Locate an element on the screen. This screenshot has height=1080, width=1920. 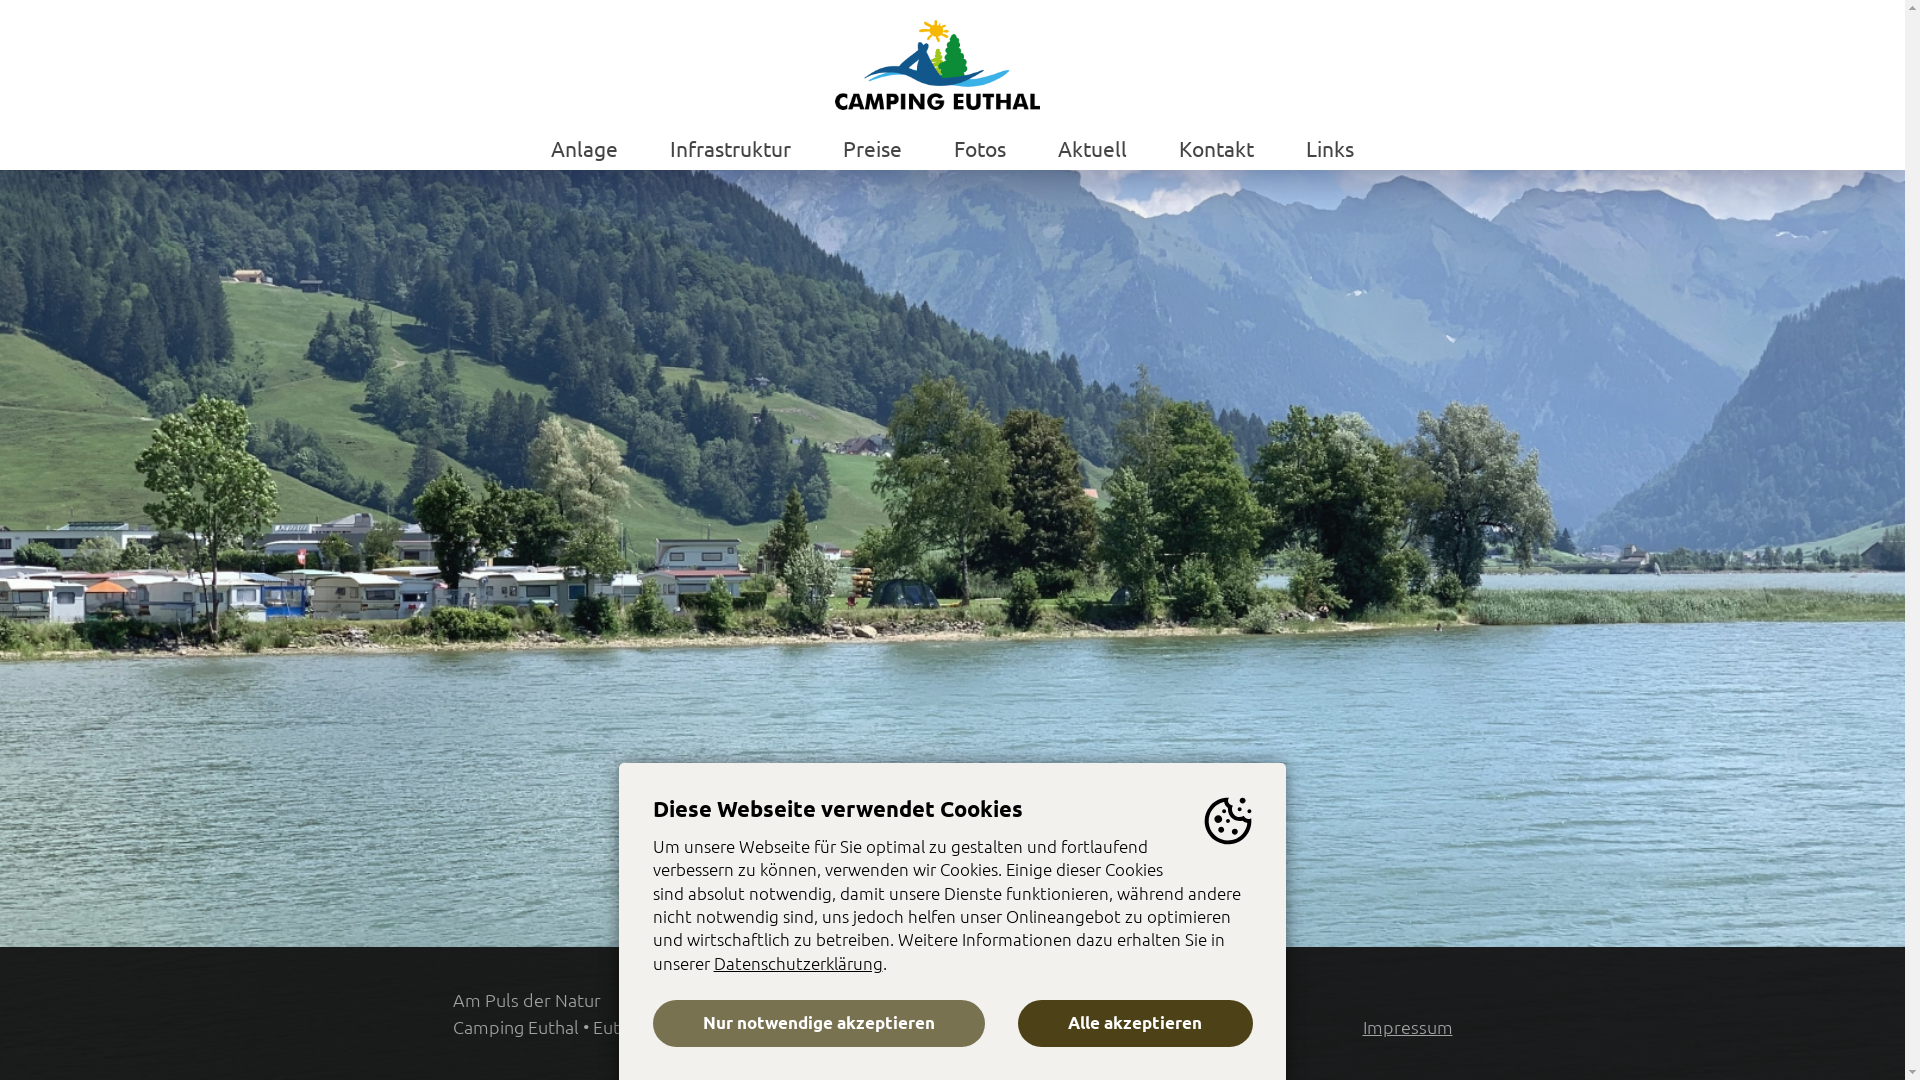
'Anlage' is located at coordinates (583, 146).